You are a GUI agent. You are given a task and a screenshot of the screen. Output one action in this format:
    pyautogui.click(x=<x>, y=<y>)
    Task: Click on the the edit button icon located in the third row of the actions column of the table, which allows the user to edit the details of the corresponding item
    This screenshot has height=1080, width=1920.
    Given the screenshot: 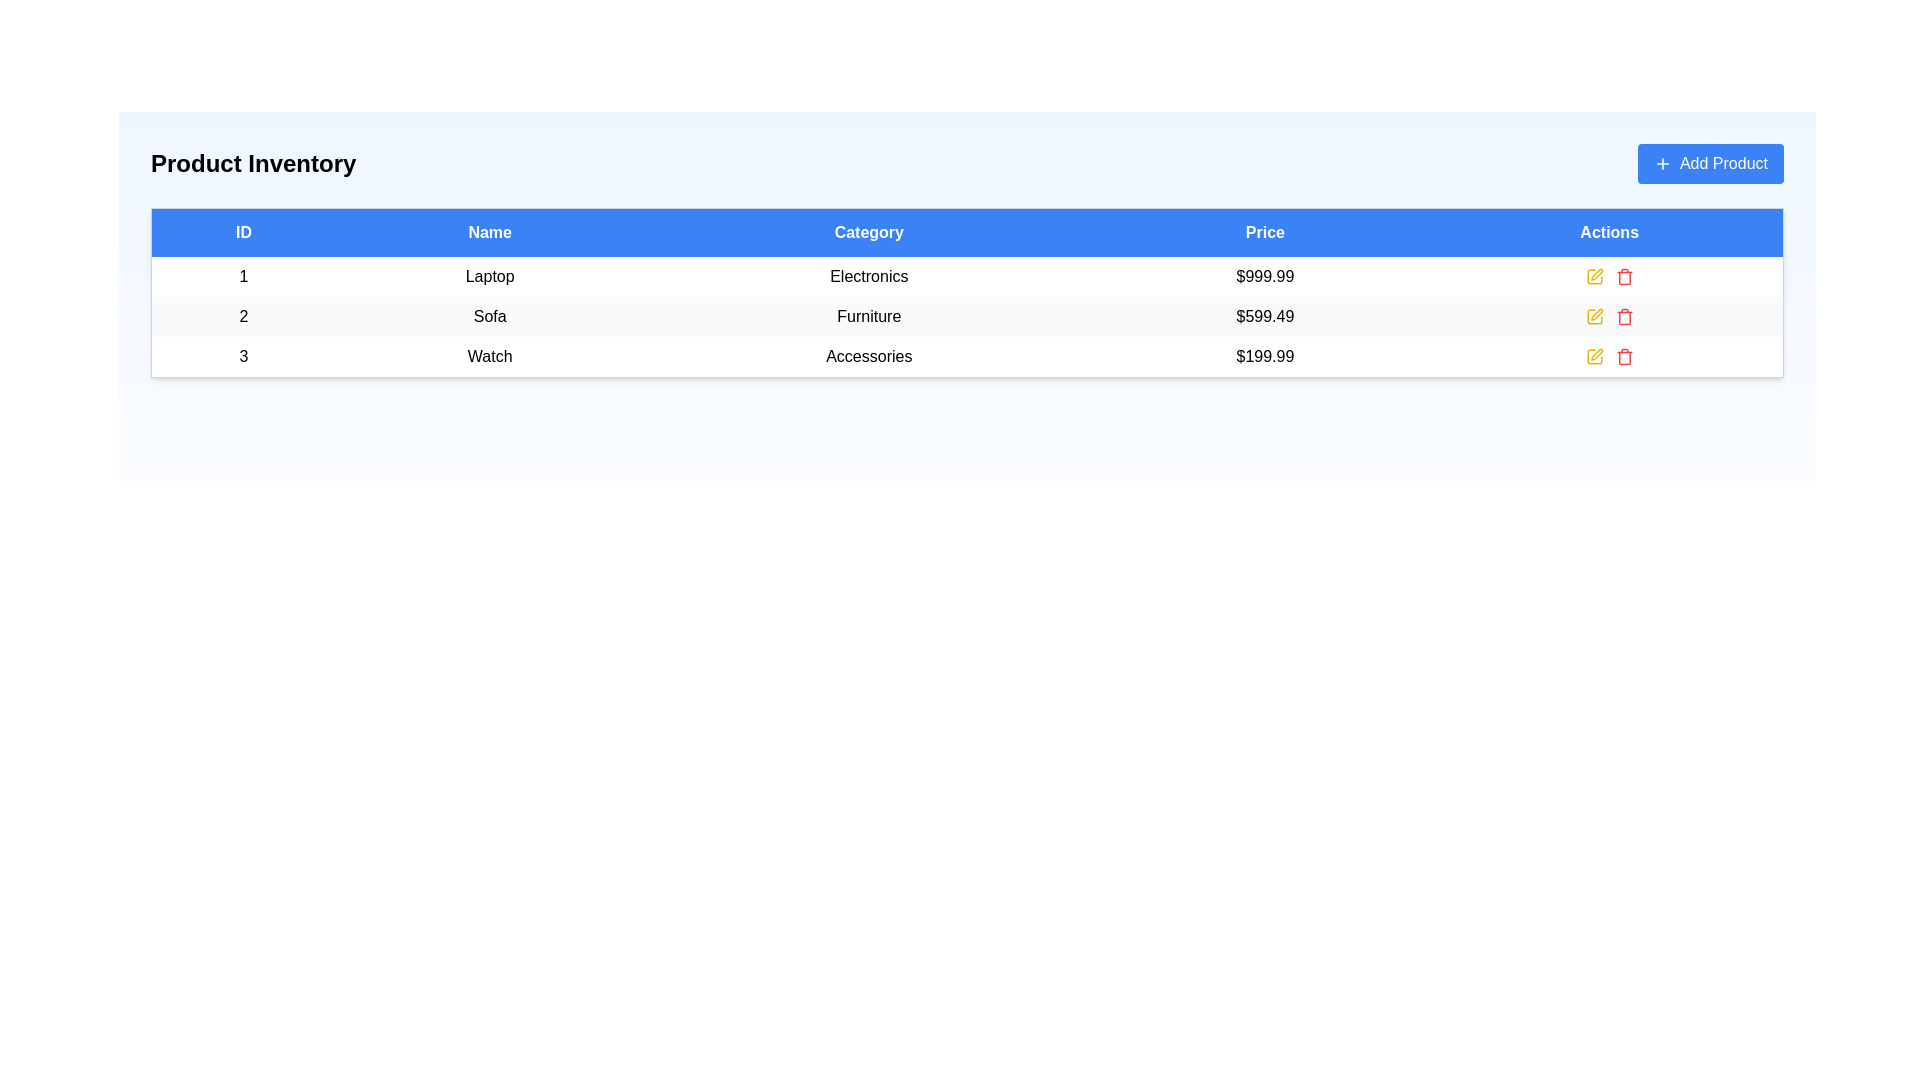 What is the action you would take?
    pyautogui.click(x=1593, y=356)
    